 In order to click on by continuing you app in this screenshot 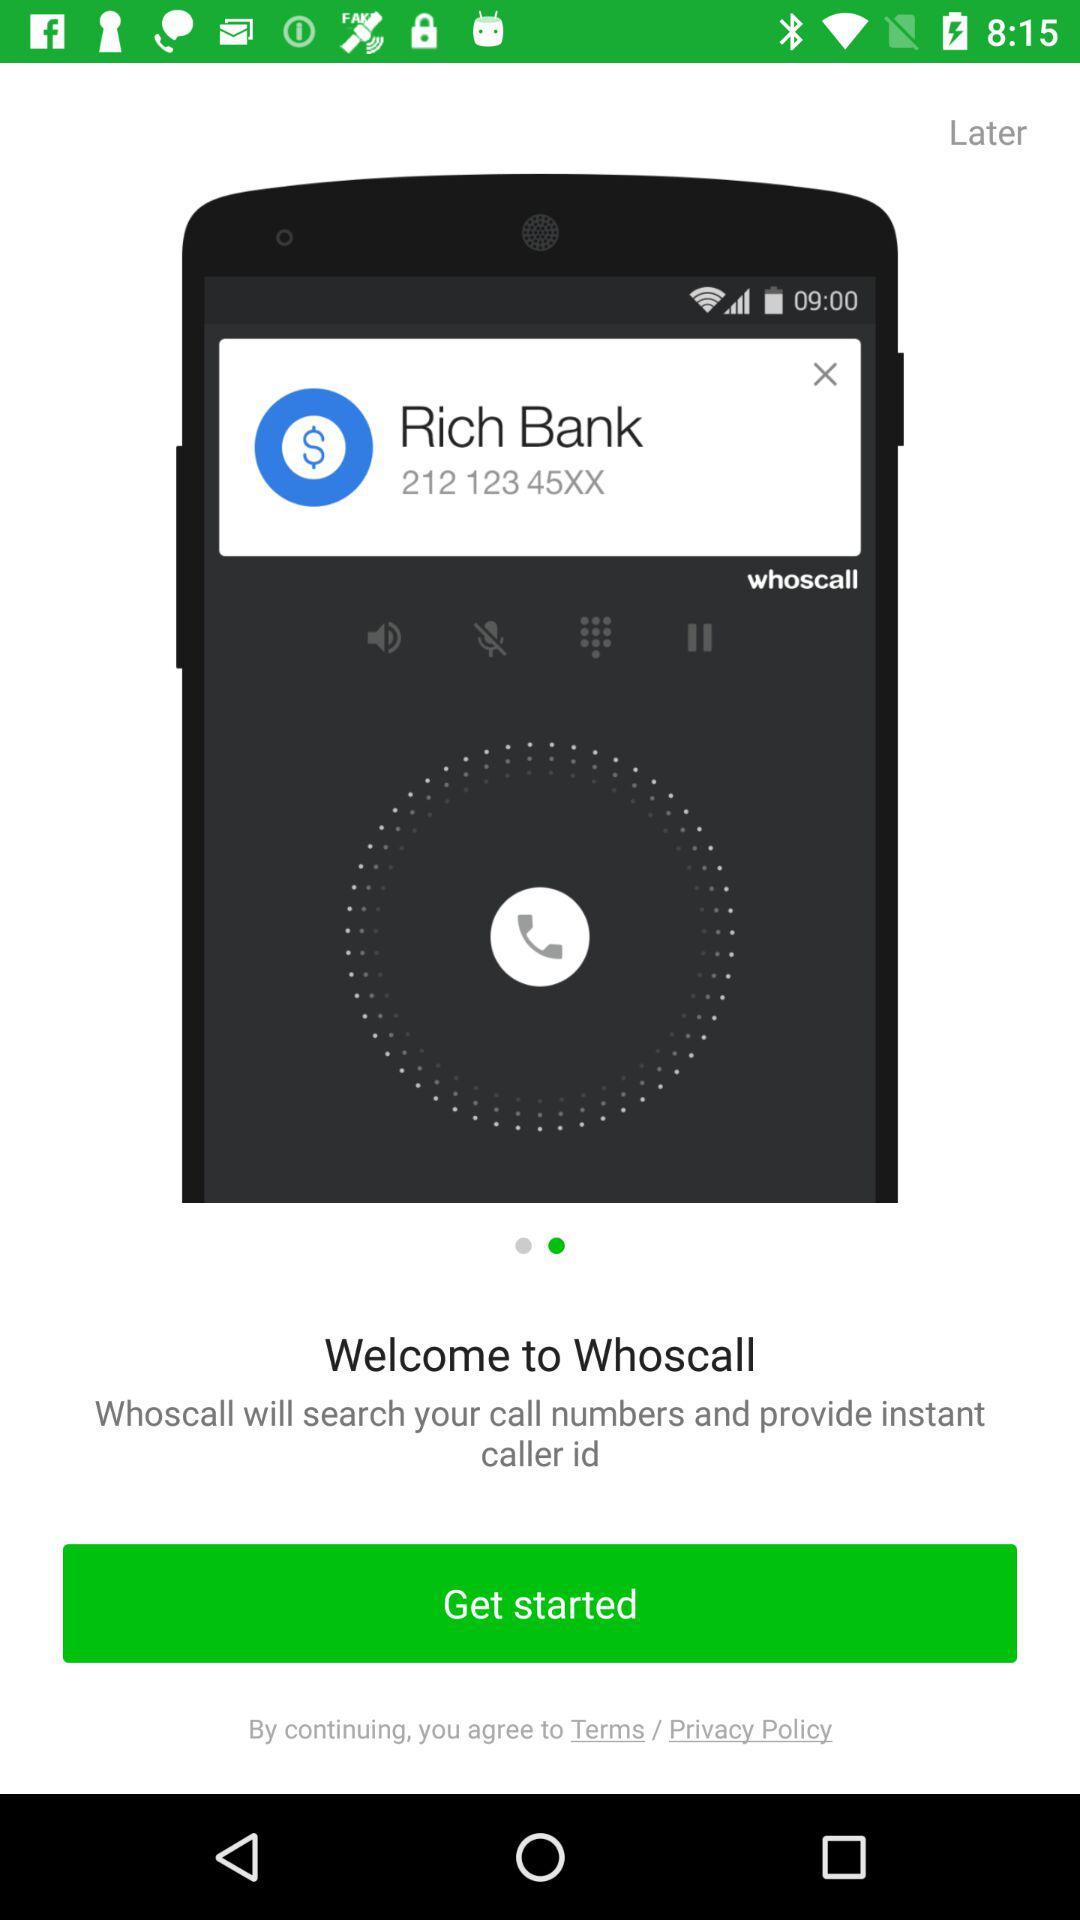, I will do `click(540, 1727)`.